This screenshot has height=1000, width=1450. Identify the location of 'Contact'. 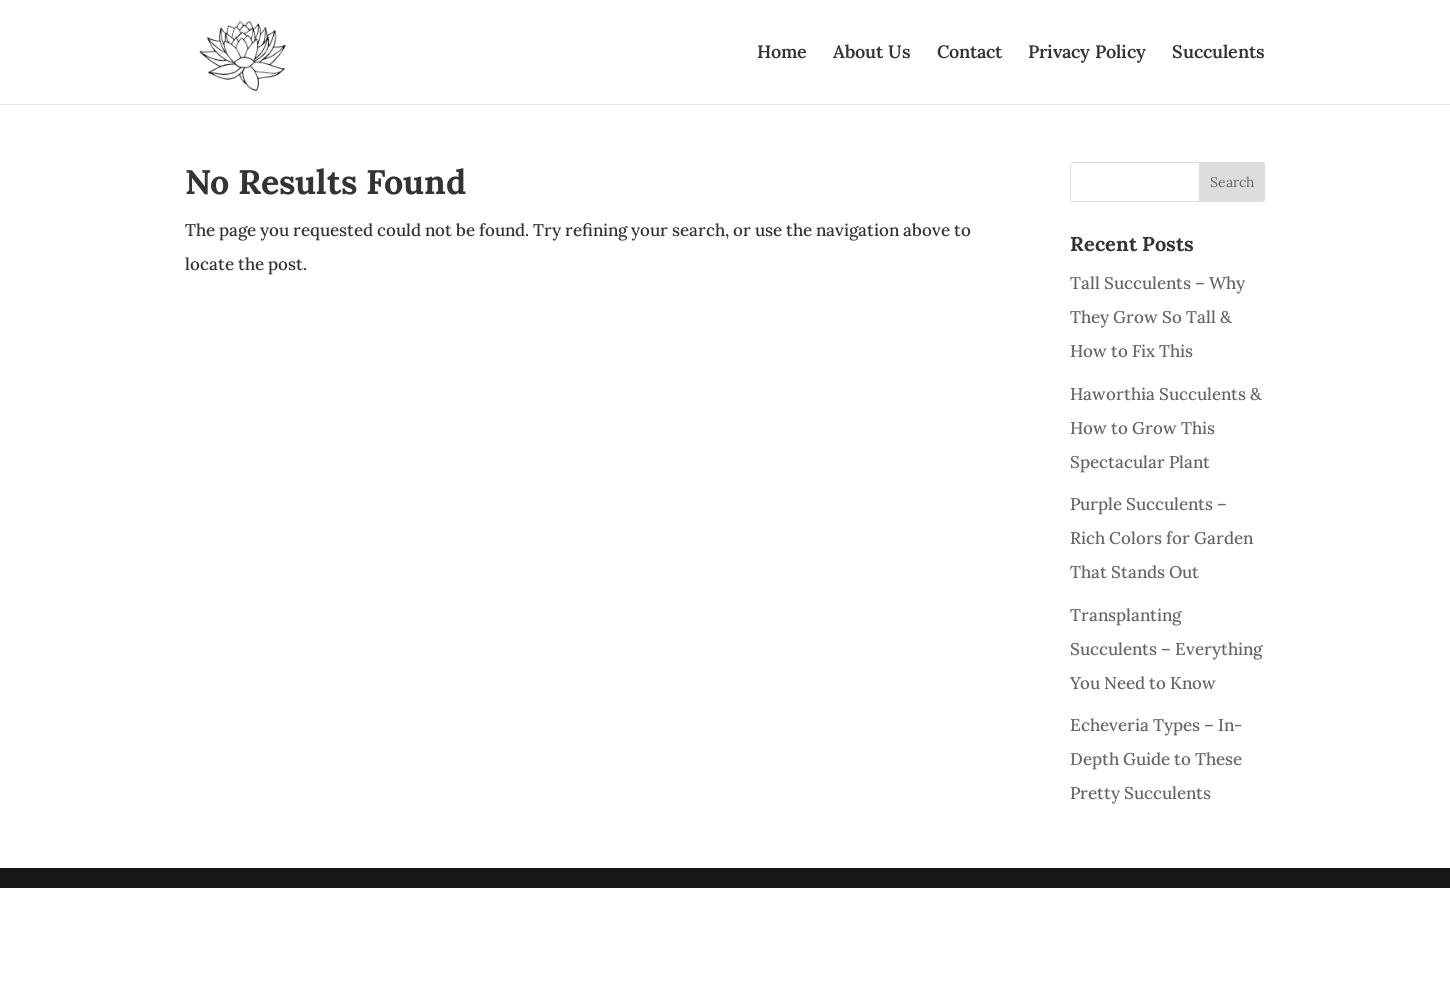
(969, 51).